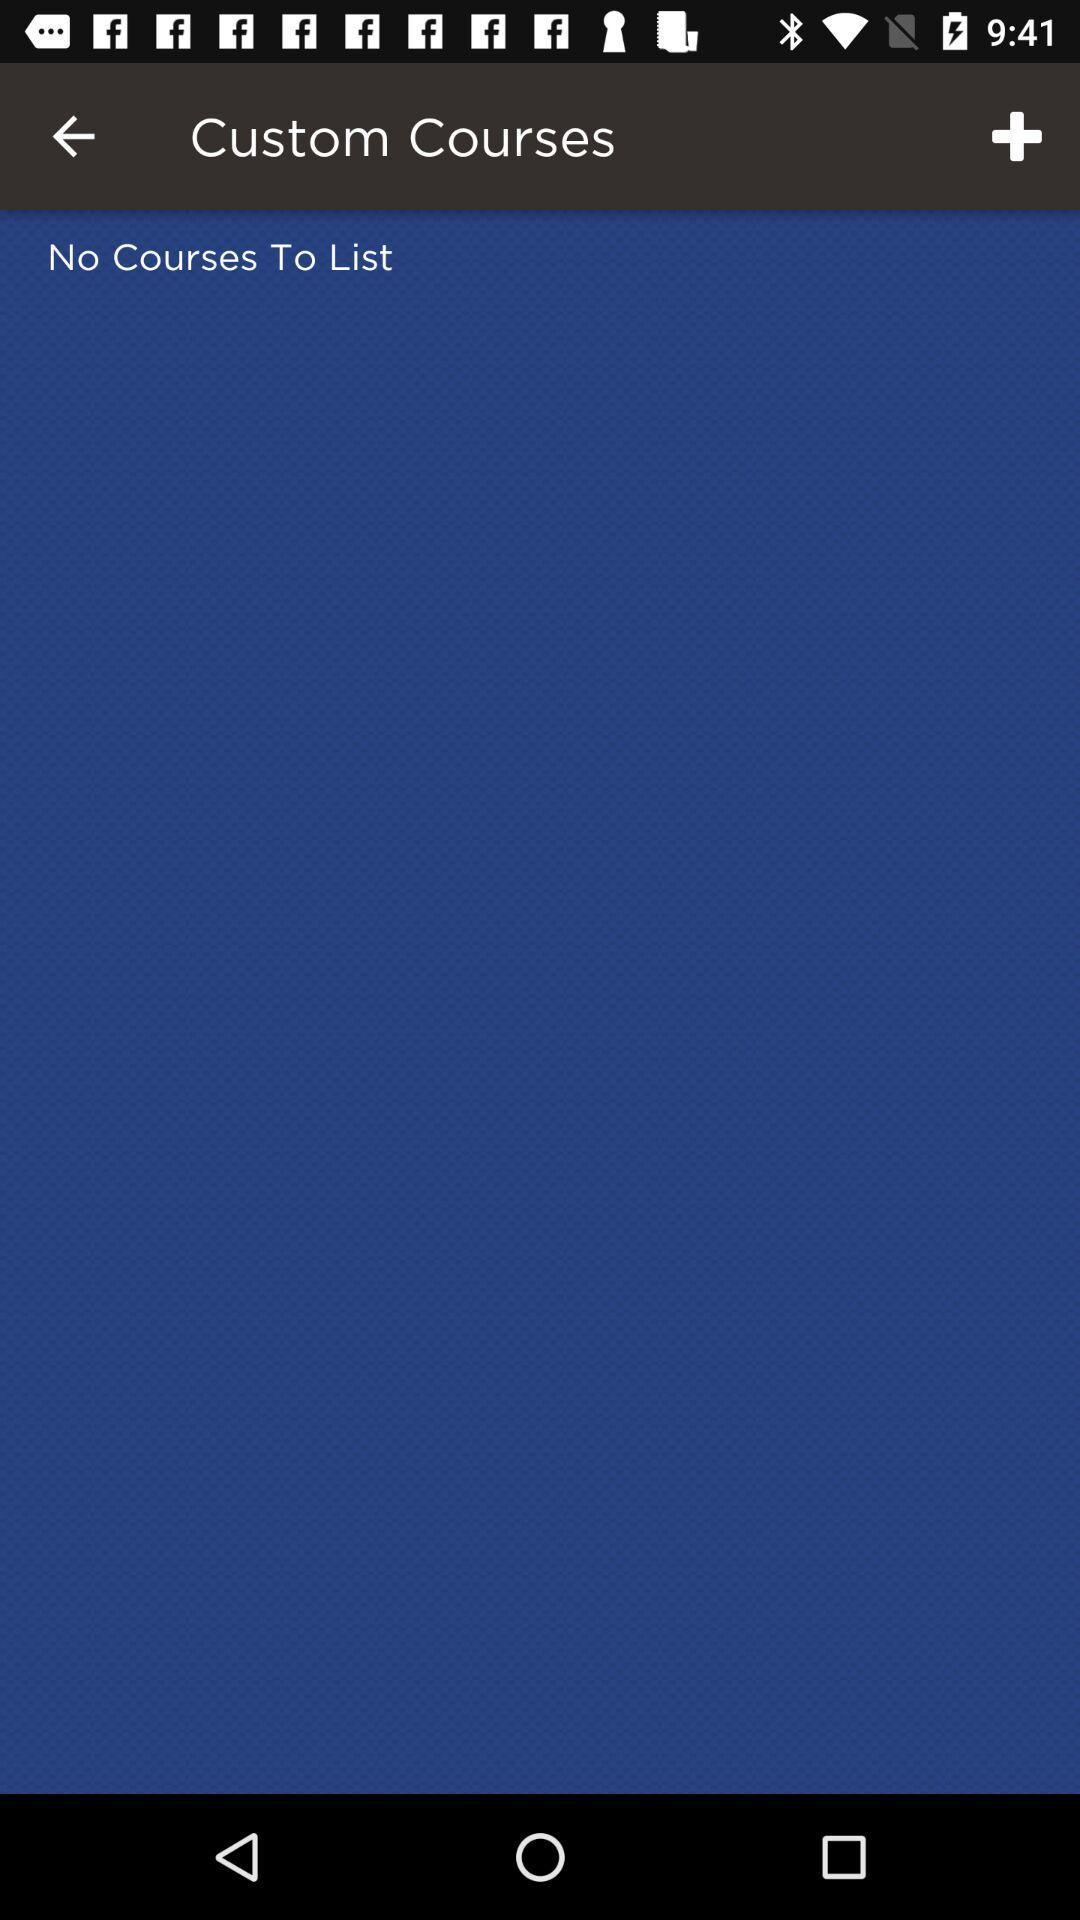 This screenshot has width=1080, height=1920. What do you see at coordinates (72, 135) in the screenshot?
I see `item next to the custom courses icon` at bounding box center [72, 135].